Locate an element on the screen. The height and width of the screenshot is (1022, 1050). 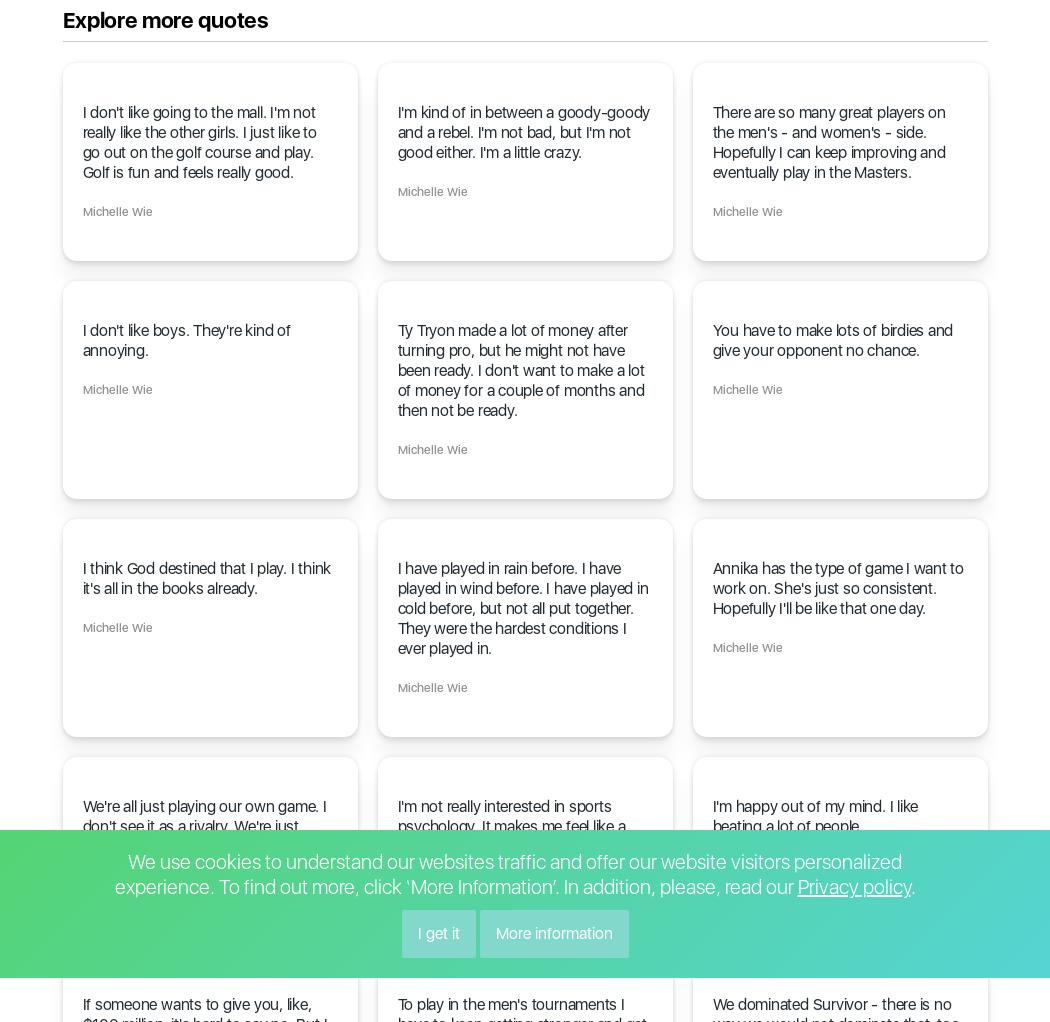
'I get it' is located at coordinates (415, 933).